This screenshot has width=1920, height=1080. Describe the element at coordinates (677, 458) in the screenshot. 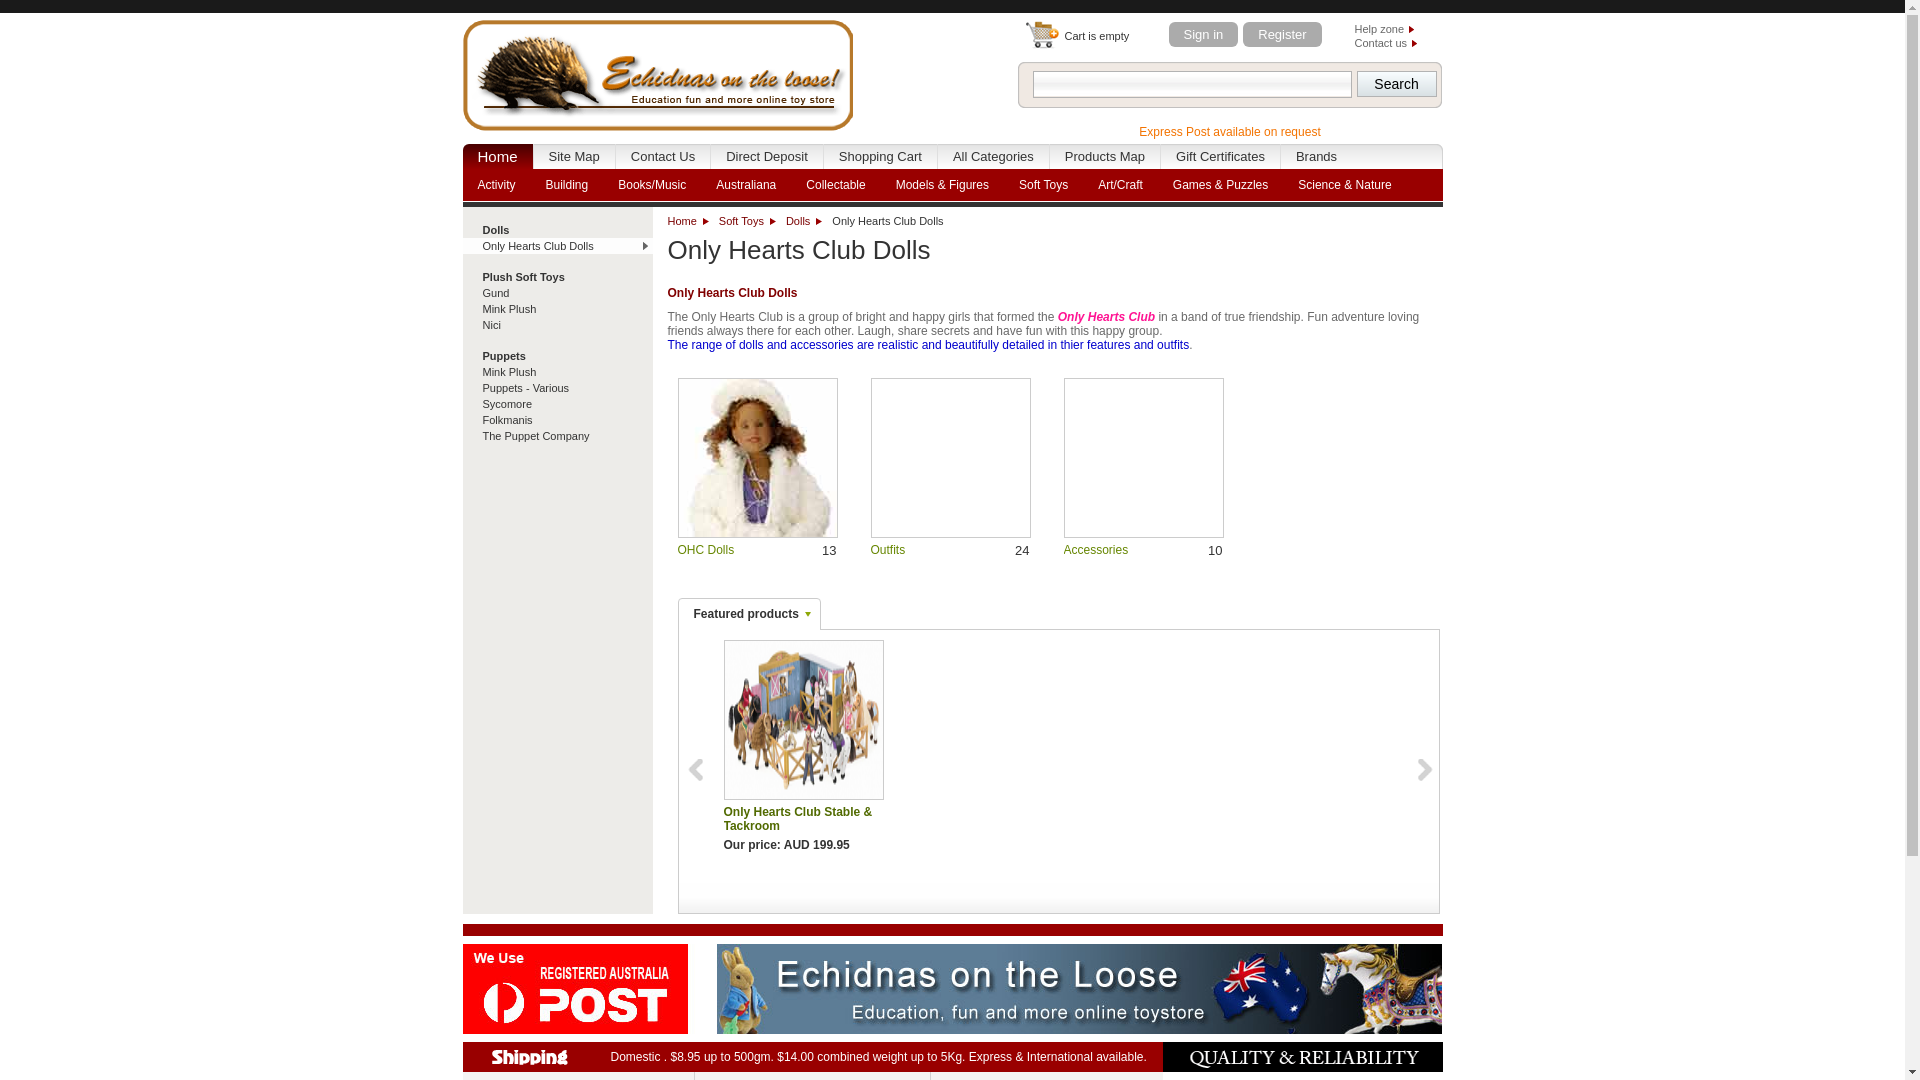

I see `'OHC Dolls'` at that location.